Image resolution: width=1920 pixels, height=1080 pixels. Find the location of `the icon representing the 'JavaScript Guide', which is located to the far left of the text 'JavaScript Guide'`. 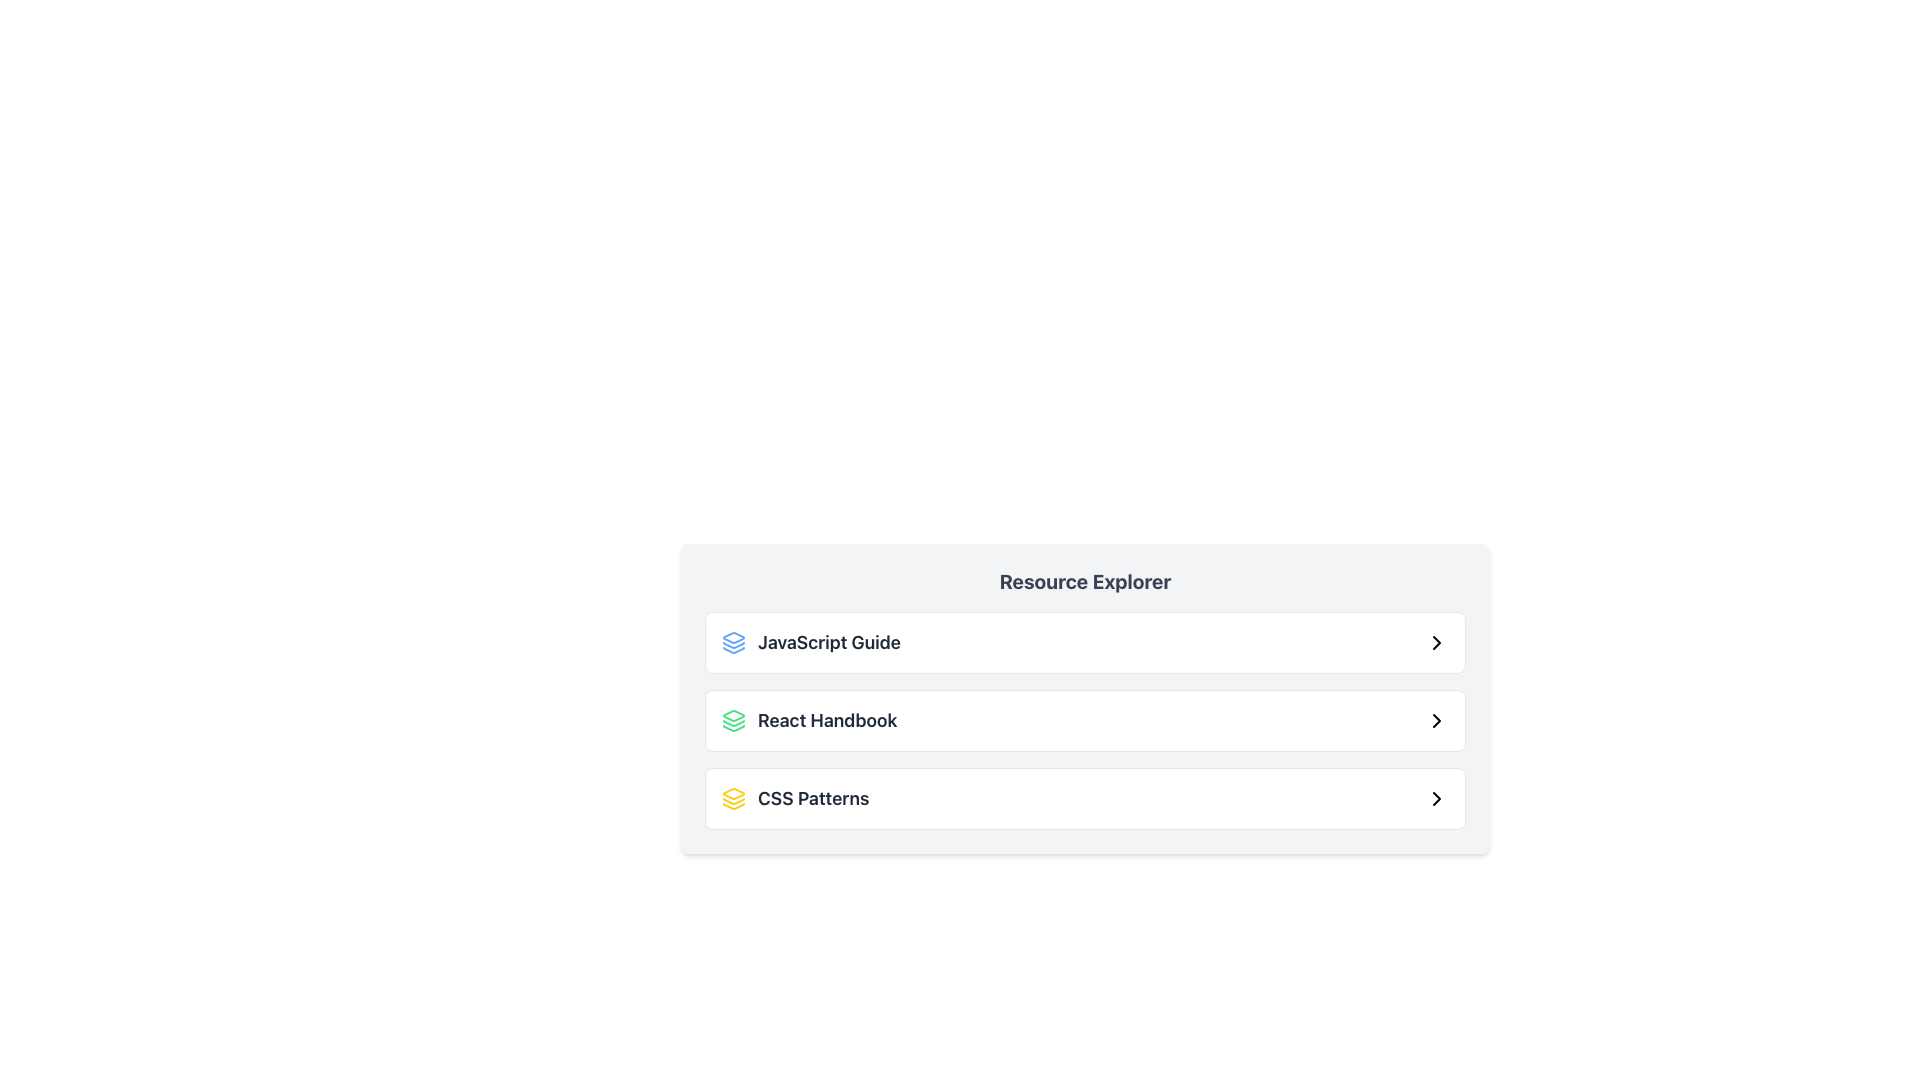

the icon representing the 'JavaScript Guide', which is located to the far left of the text 'JavaScript Guide' is located at coordinates (733, 643).